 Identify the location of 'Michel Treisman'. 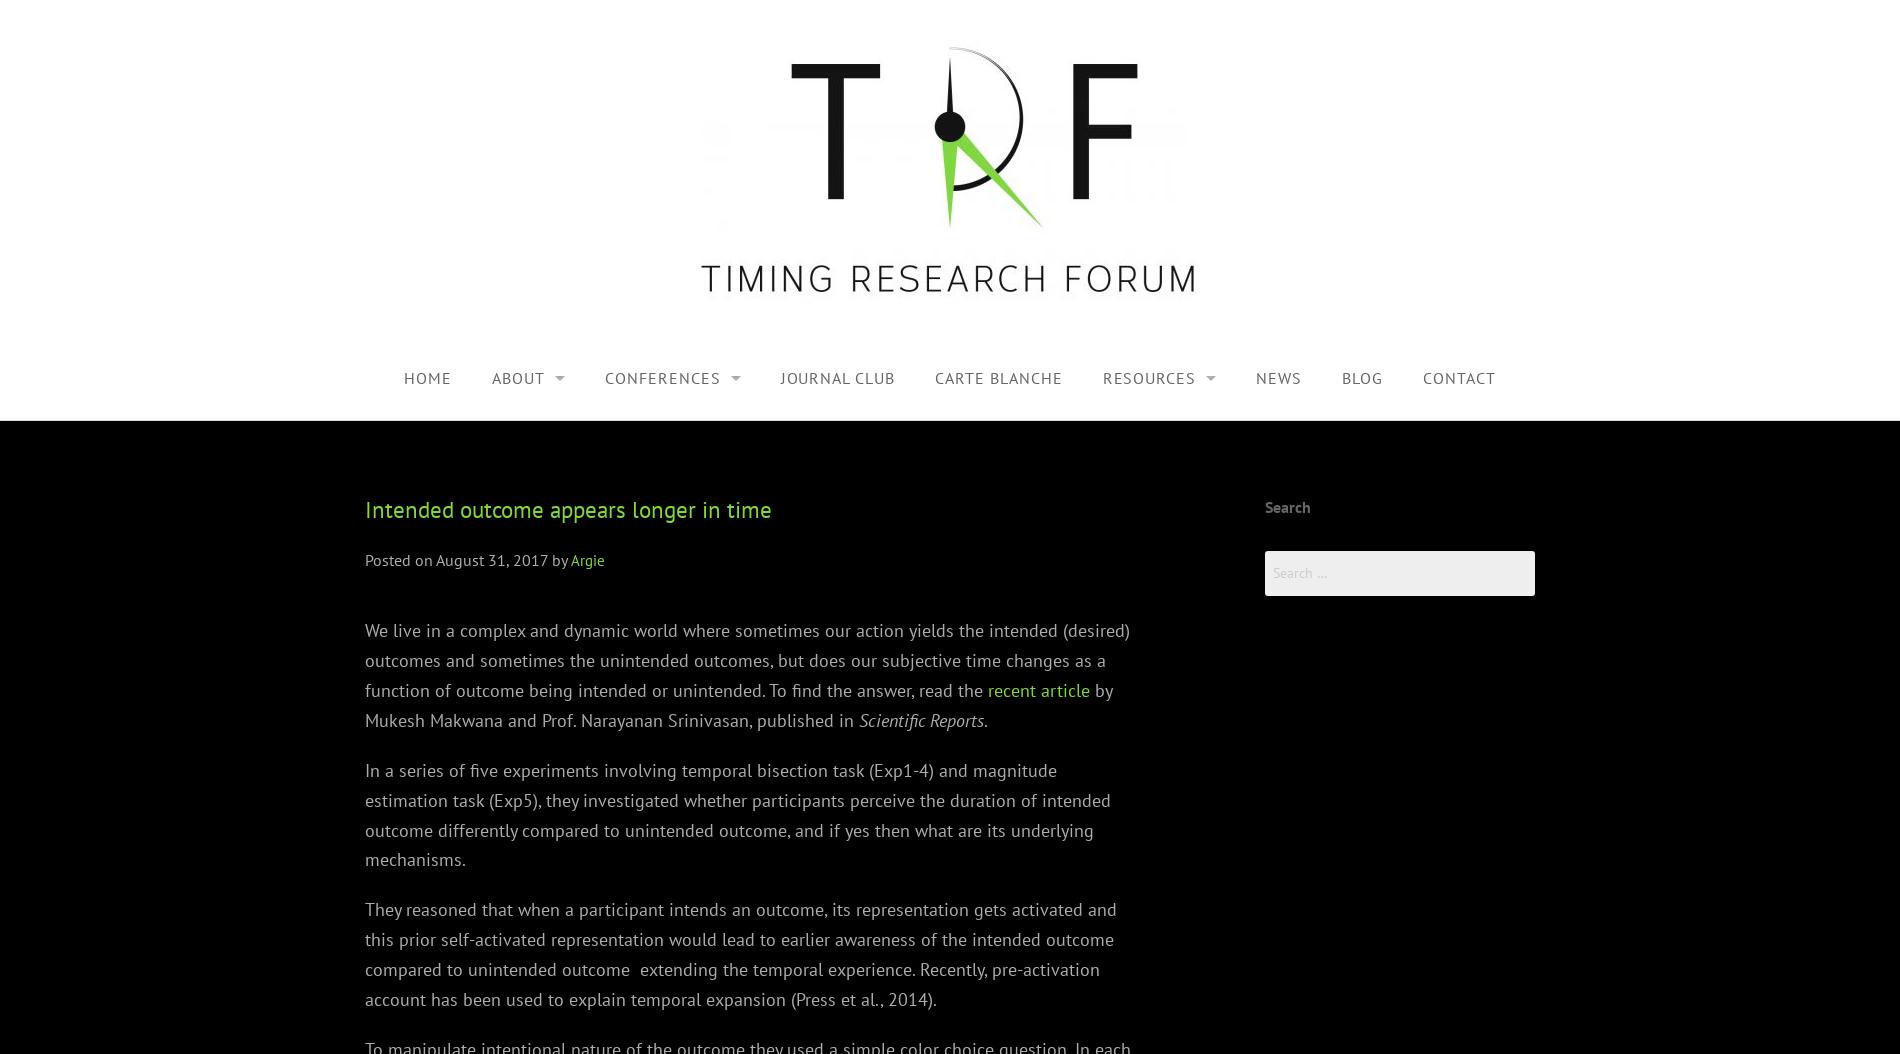
(566, 746).